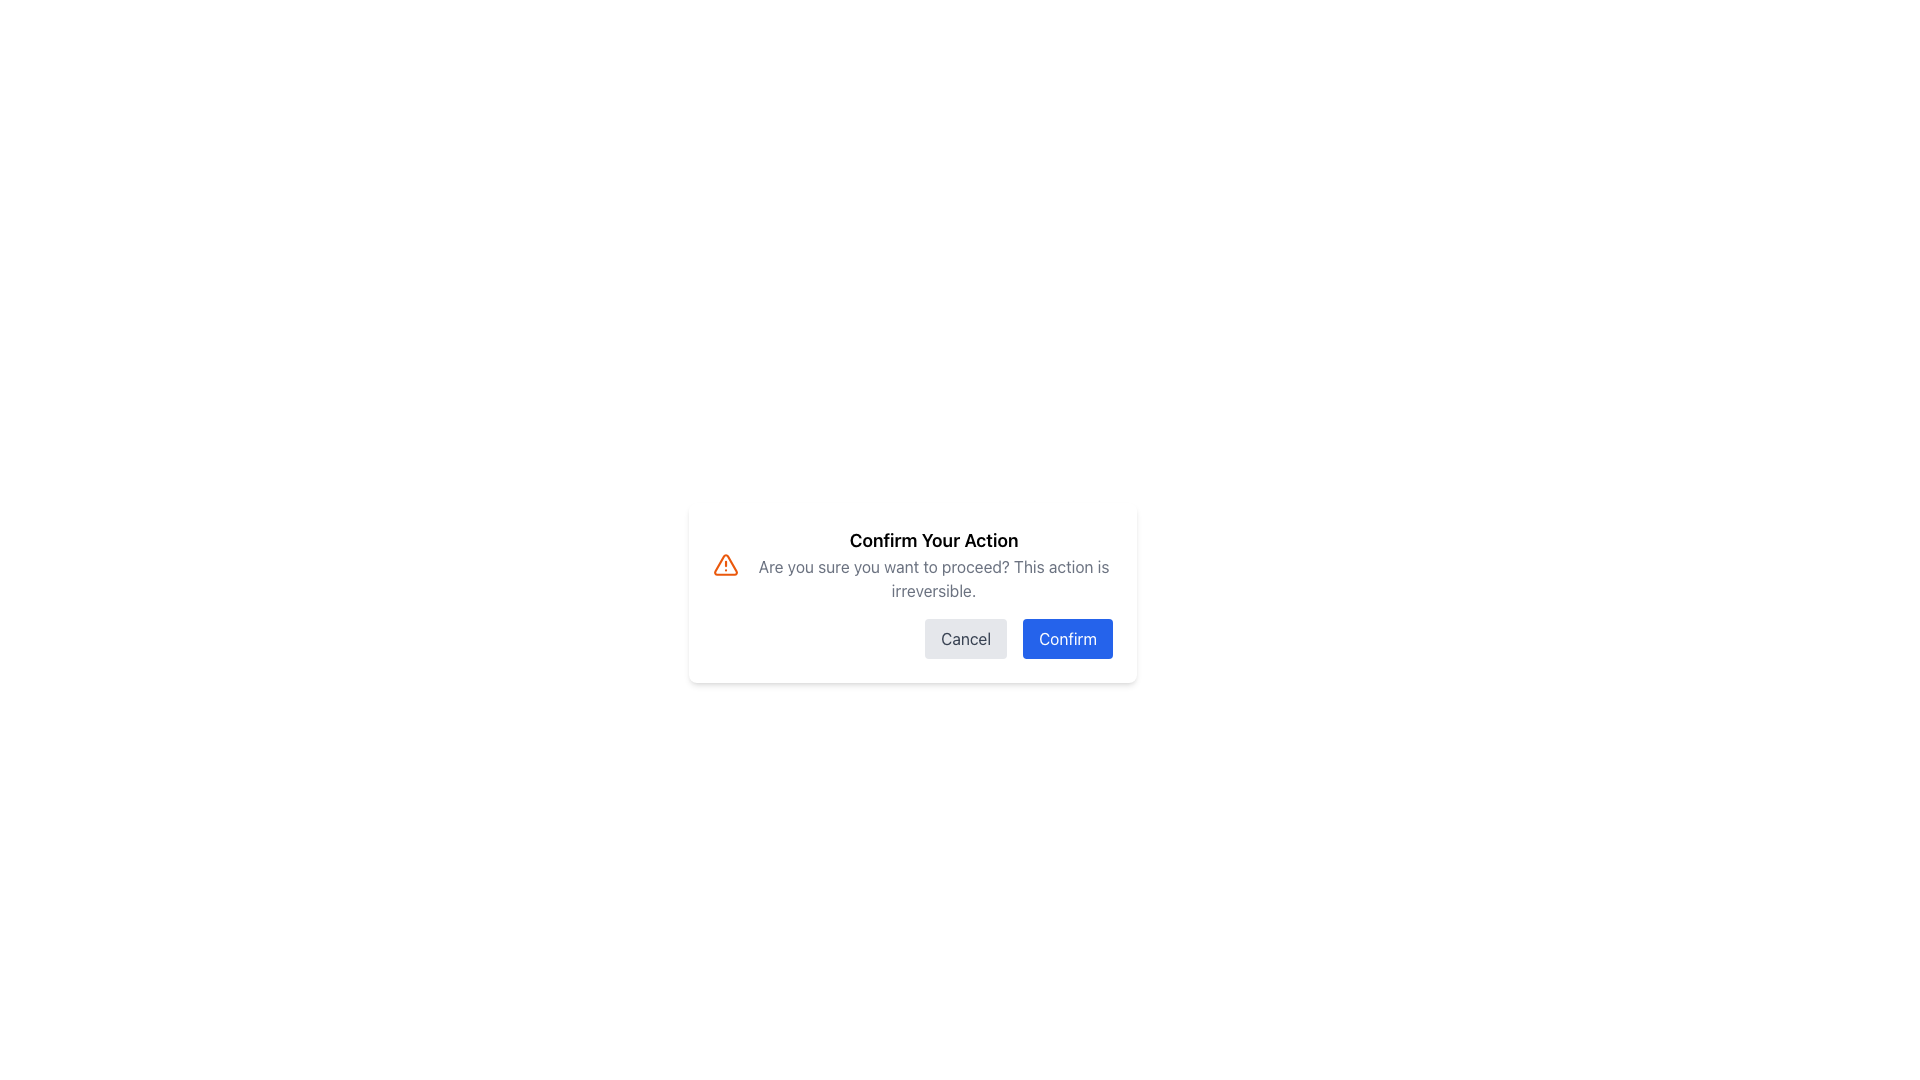  What do you see at coordinates (911, 564) in the screenshot?
I see `informational text with the alert icon that includes the header 'Confirm Your Action' and the description 'Are you sure you want to proceed? This action is irreversible.'` at bounding box center [911, 564].